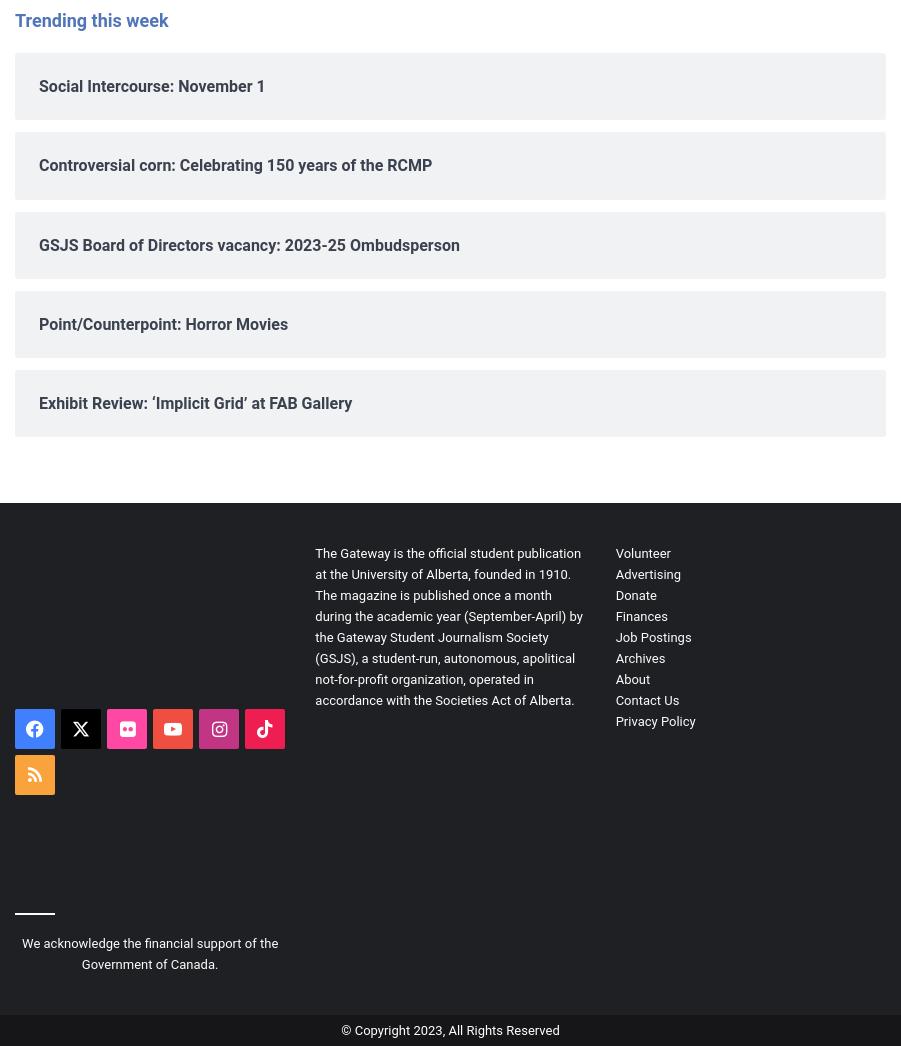  Describe the element at coordinates (653, 636) in the screenshot. I see `'Job Postings'` at that location.